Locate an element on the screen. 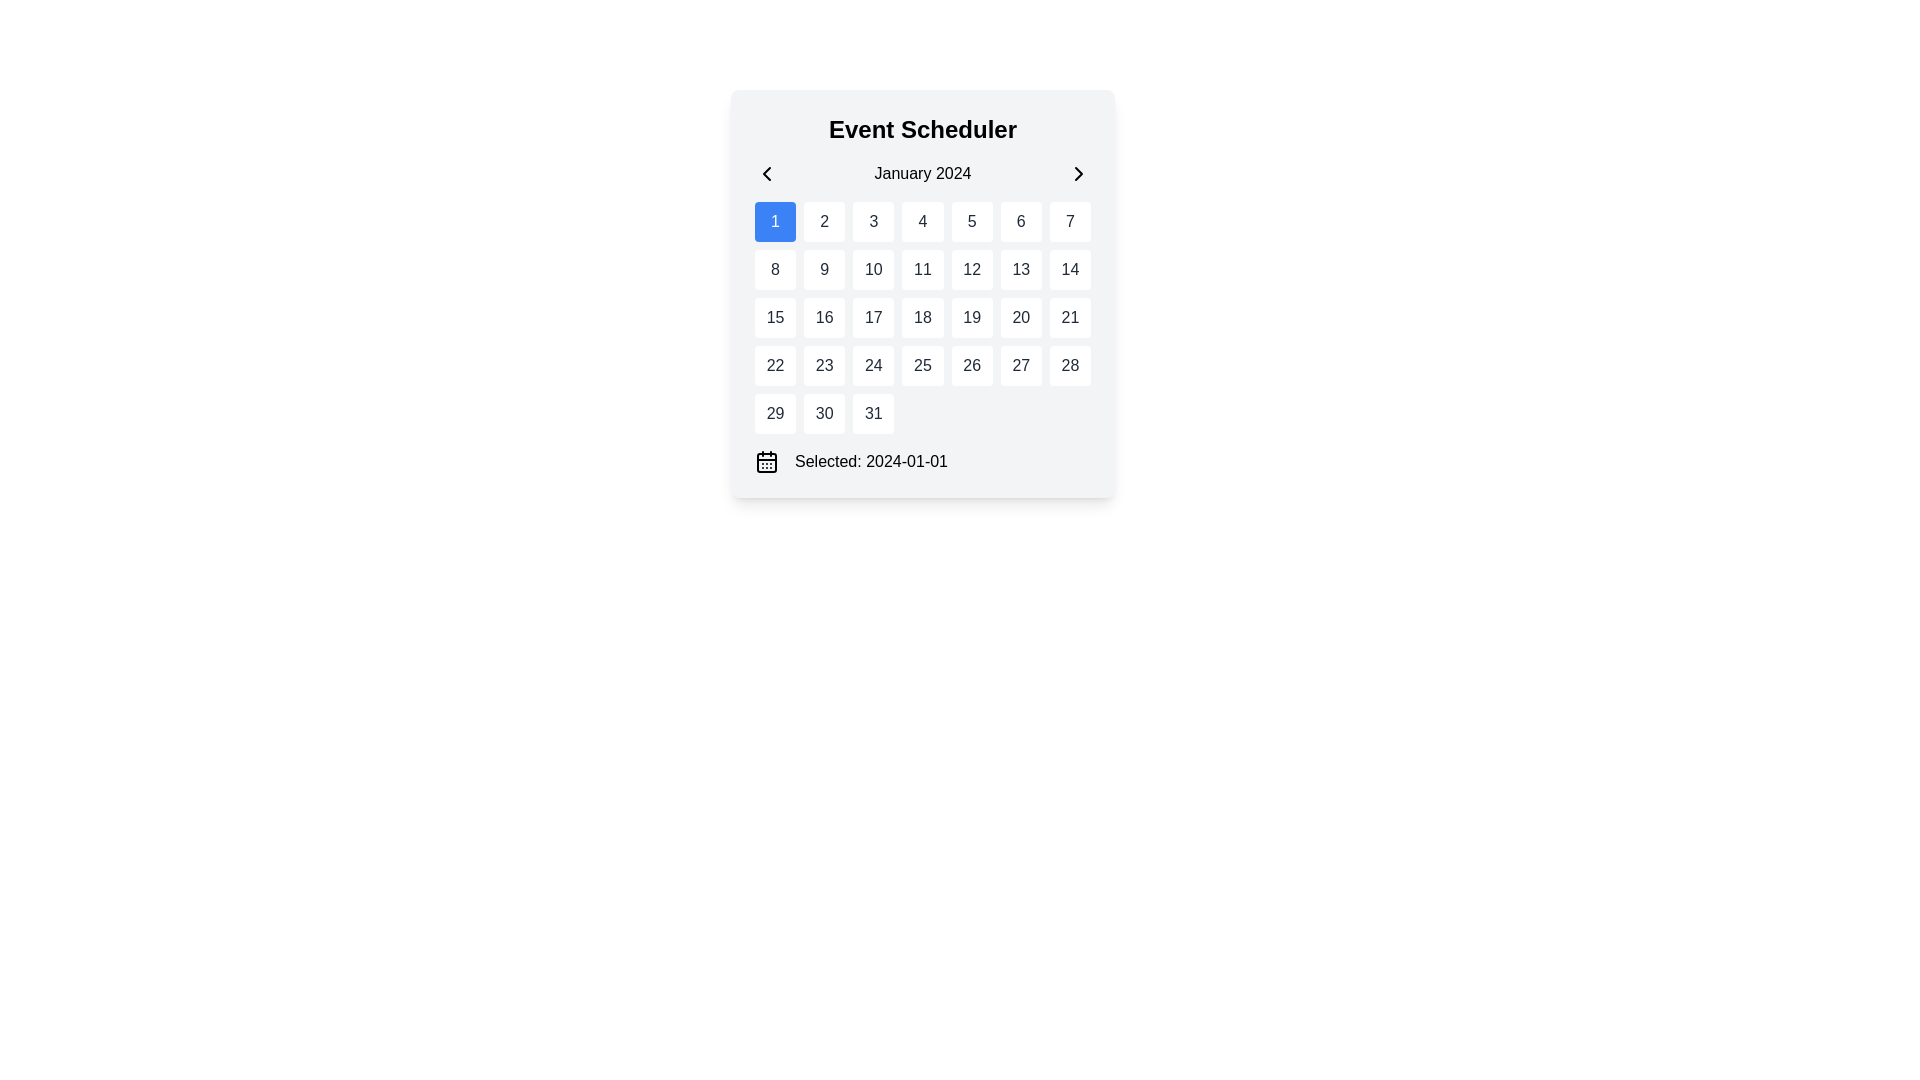  the calendar icon located to the left of the text 'Selected: 2024-01-01' within the scheduler interface is located at coordinates (766, 462).